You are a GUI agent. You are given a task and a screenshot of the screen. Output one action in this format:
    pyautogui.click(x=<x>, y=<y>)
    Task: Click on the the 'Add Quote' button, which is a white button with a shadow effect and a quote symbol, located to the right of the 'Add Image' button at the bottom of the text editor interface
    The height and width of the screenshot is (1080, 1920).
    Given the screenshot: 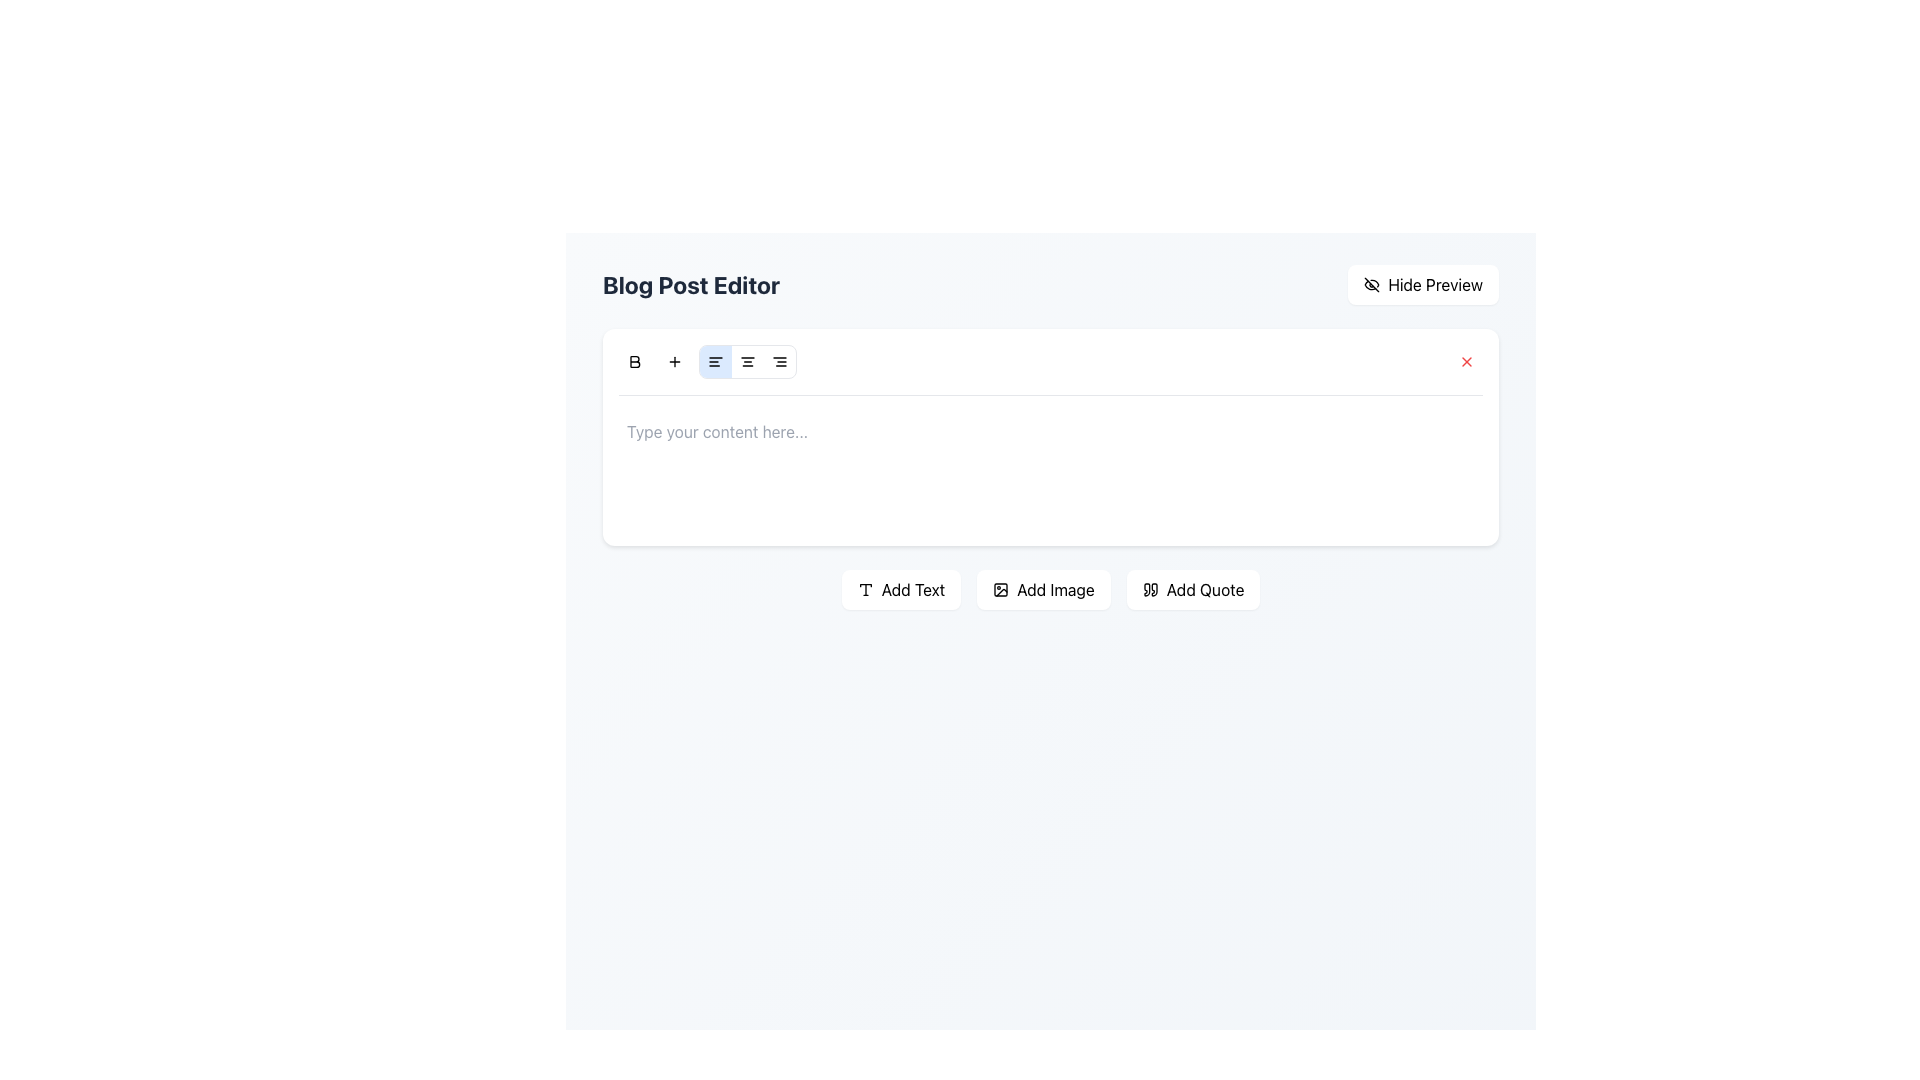 What is the action you would take?
    pyautogui.click(x=1193, y=589)
    